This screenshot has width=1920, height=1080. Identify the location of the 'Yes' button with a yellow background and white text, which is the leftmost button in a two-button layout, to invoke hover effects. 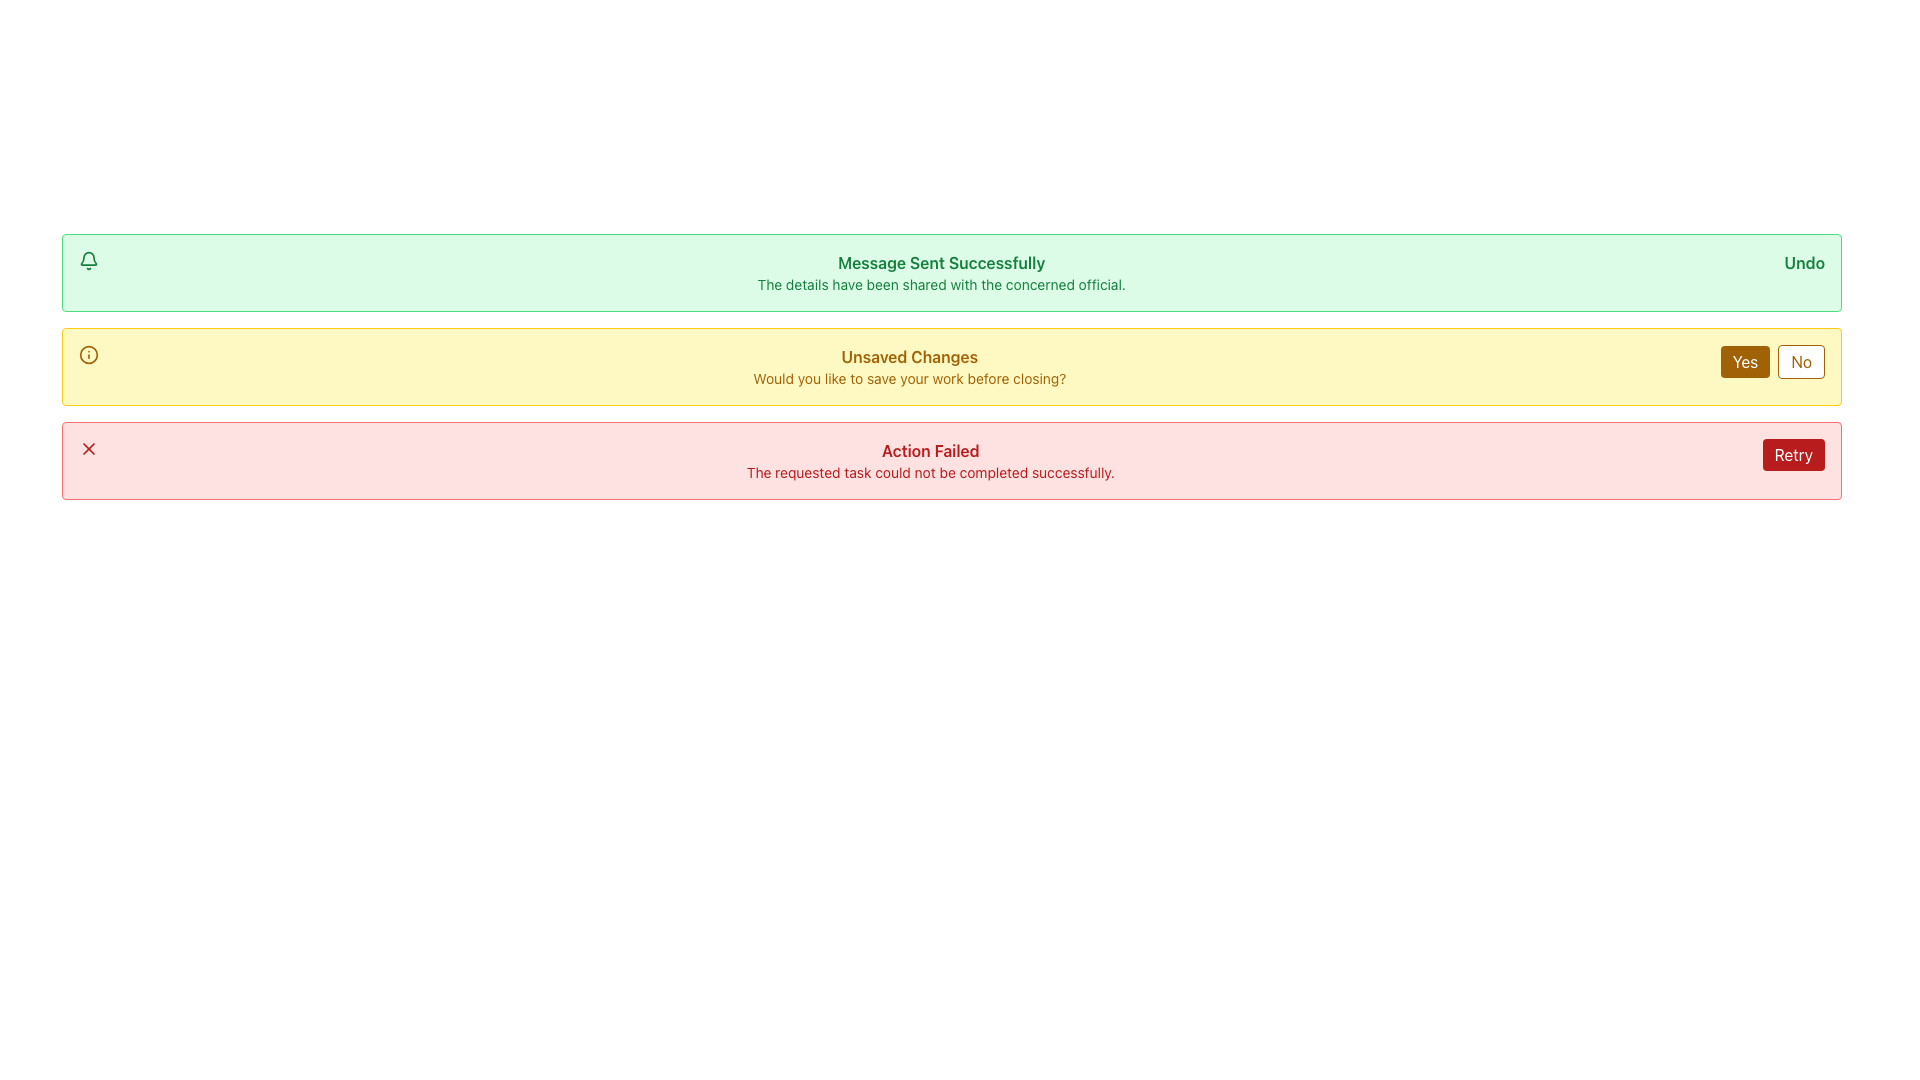
(1744, 362).